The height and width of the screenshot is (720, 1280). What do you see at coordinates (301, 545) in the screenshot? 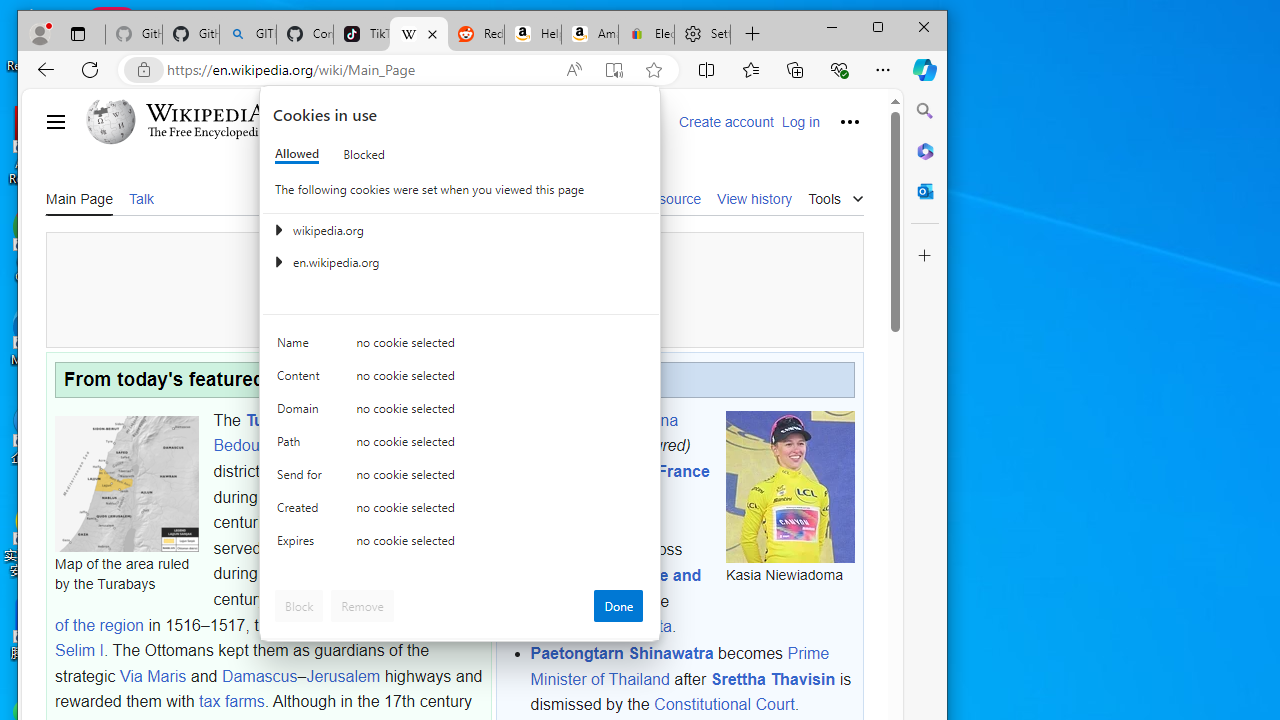
I see `'Expires'` at bounding box center [301, 545].